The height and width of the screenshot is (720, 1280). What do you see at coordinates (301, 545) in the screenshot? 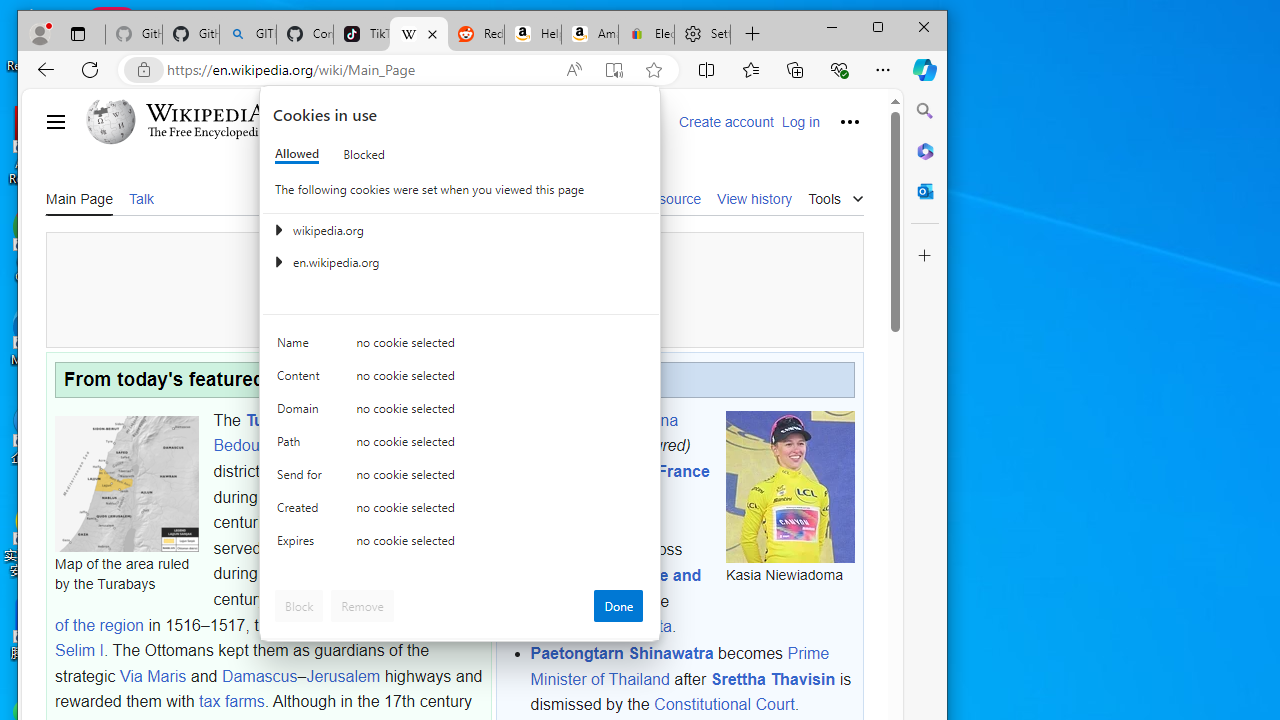
I see `'Expires'` at bounding box center [301, 545].